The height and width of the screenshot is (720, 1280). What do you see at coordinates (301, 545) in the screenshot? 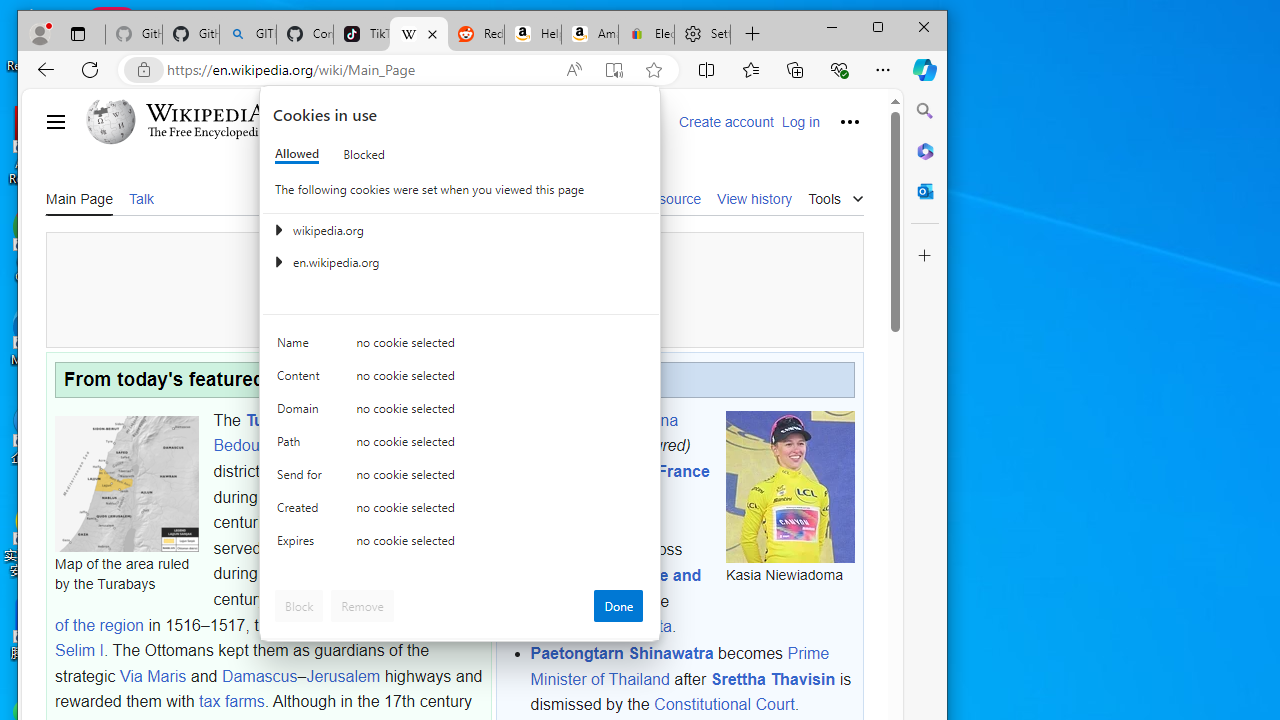
I see `'Expires'` at bounding box center [301, 545].